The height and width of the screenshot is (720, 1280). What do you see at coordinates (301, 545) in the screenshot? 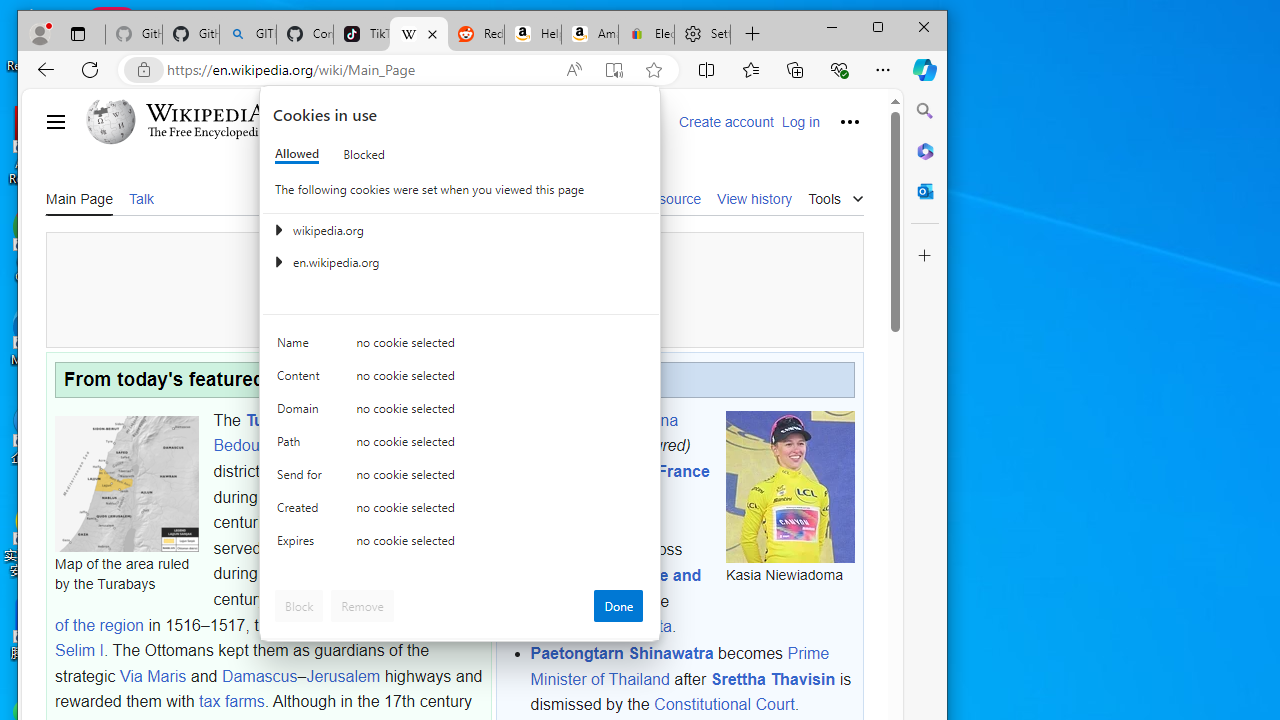
I see `'Expires'` at bounding box center [301, 545].